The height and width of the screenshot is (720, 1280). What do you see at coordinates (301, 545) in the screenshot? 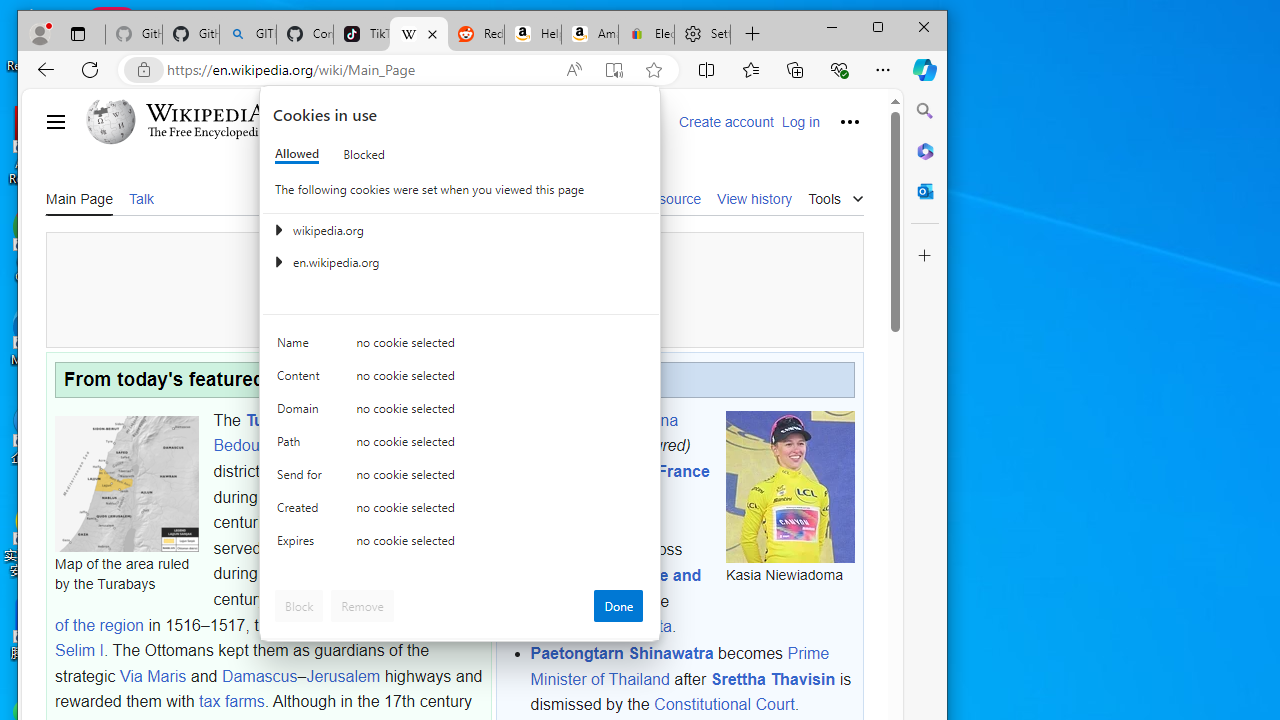
I see `'Expires'` at bounding box center [301, 545].